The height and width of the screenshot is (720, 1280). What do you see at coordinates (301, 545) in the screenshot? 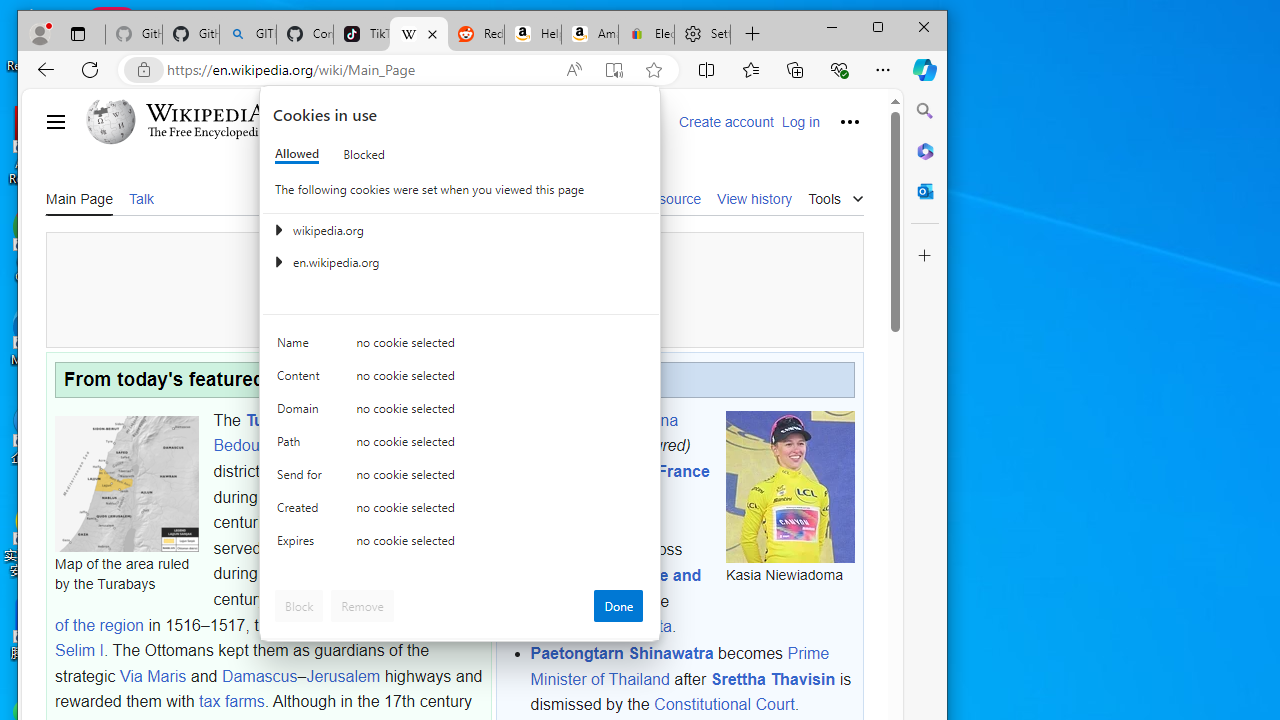
I see `'Expires'` at bounding box center [301, 545].